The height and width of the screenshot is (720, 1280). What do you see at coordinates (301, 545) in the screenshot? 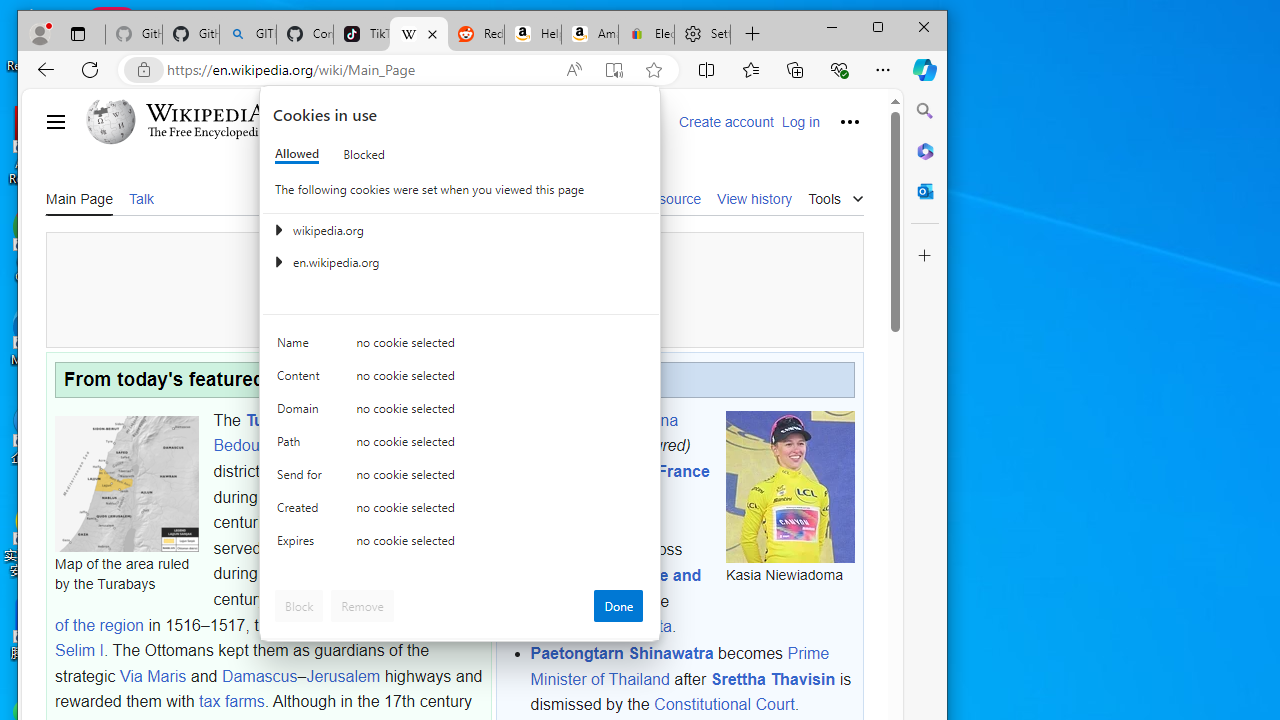
I see `'Expires'` at bounding box center [301, 545].